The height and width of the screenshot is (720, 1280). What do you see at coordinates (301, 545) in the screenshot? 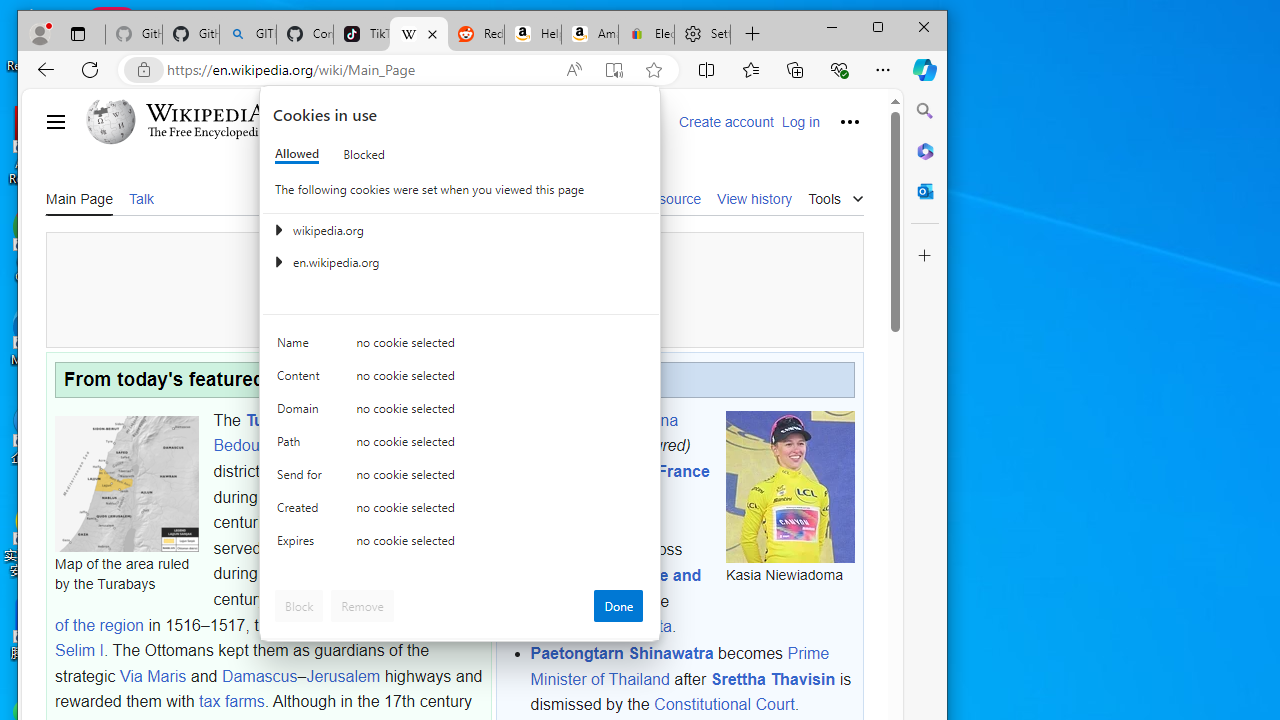
I see `'Expires'` at bounding box center [301, 545].